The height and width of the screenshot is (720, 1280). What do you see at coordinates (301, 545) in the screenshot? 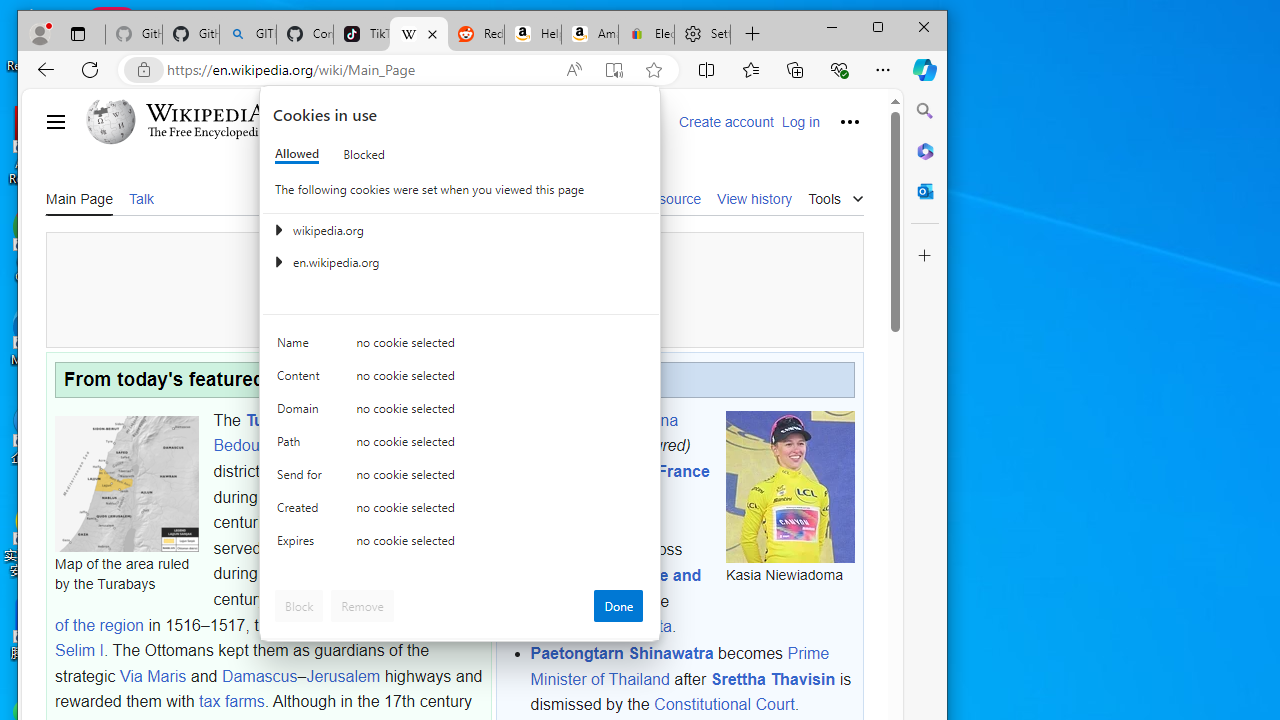
I see `'Expires'` at bounding box center [301, 545].